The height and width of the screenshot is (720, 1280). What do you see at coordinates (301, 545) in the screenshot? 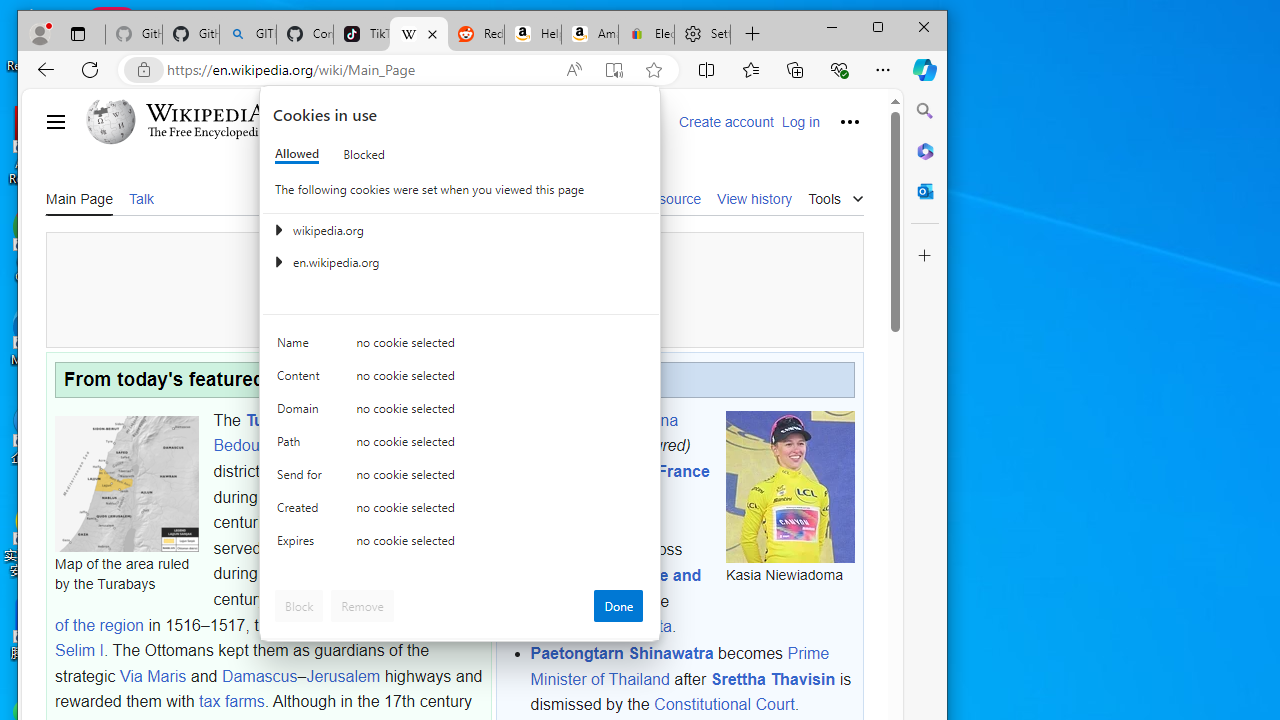
I see `'Expires'` at bounding box center [301, 545].